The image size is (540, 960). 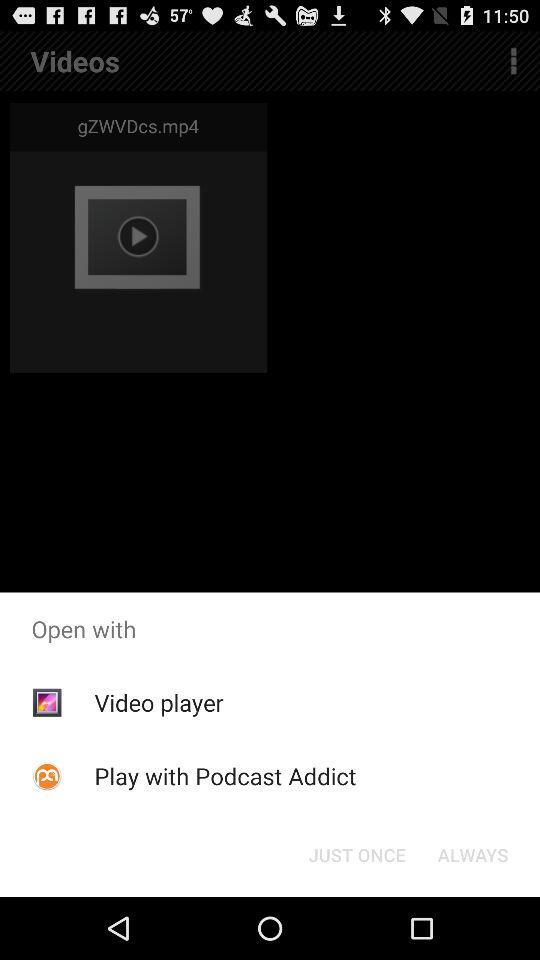 What do you see at coordinates (472, 853) in the screenshot?
I see `the button to the right of the just once icon` at bounding box center [472, 853].